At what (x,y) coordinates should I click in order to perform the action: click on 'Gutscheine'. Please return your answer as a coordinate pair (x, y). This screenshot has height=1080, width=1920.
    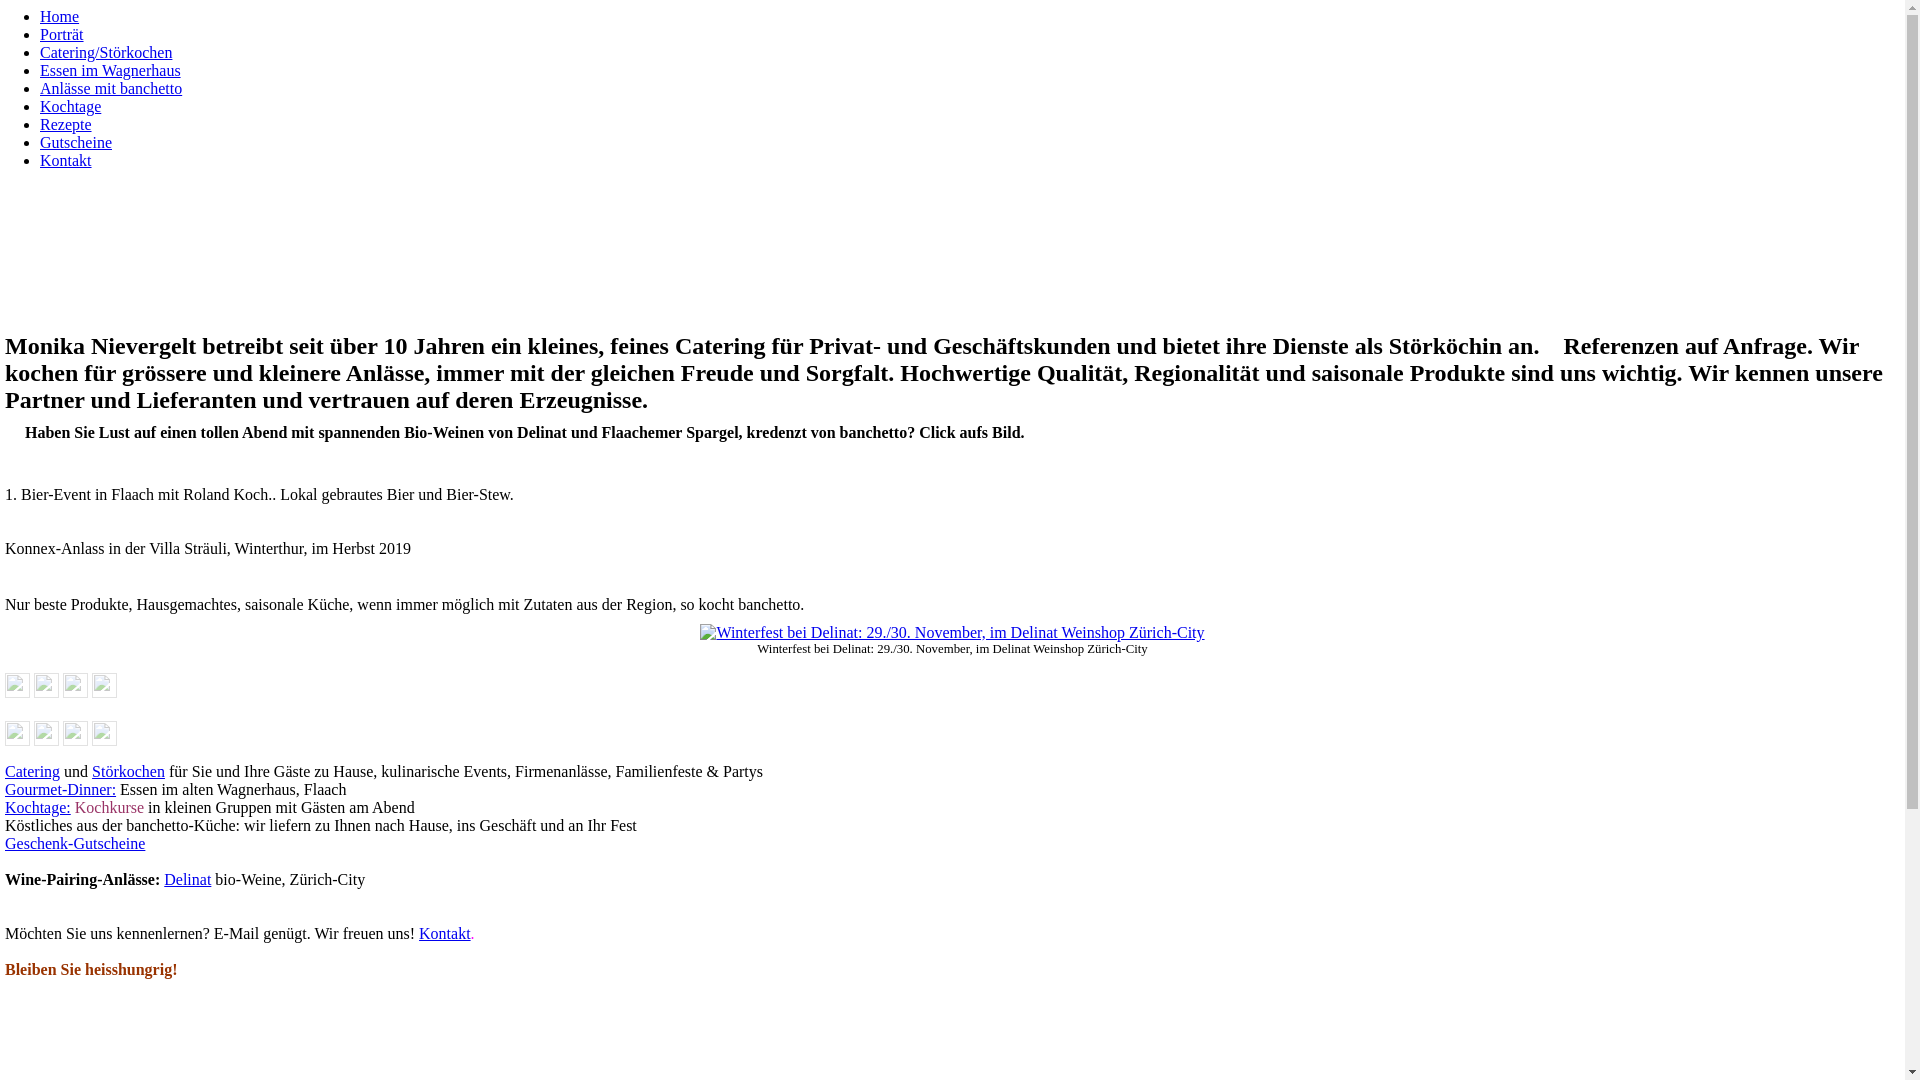
    Looking at the image, I should click on (76, 141).